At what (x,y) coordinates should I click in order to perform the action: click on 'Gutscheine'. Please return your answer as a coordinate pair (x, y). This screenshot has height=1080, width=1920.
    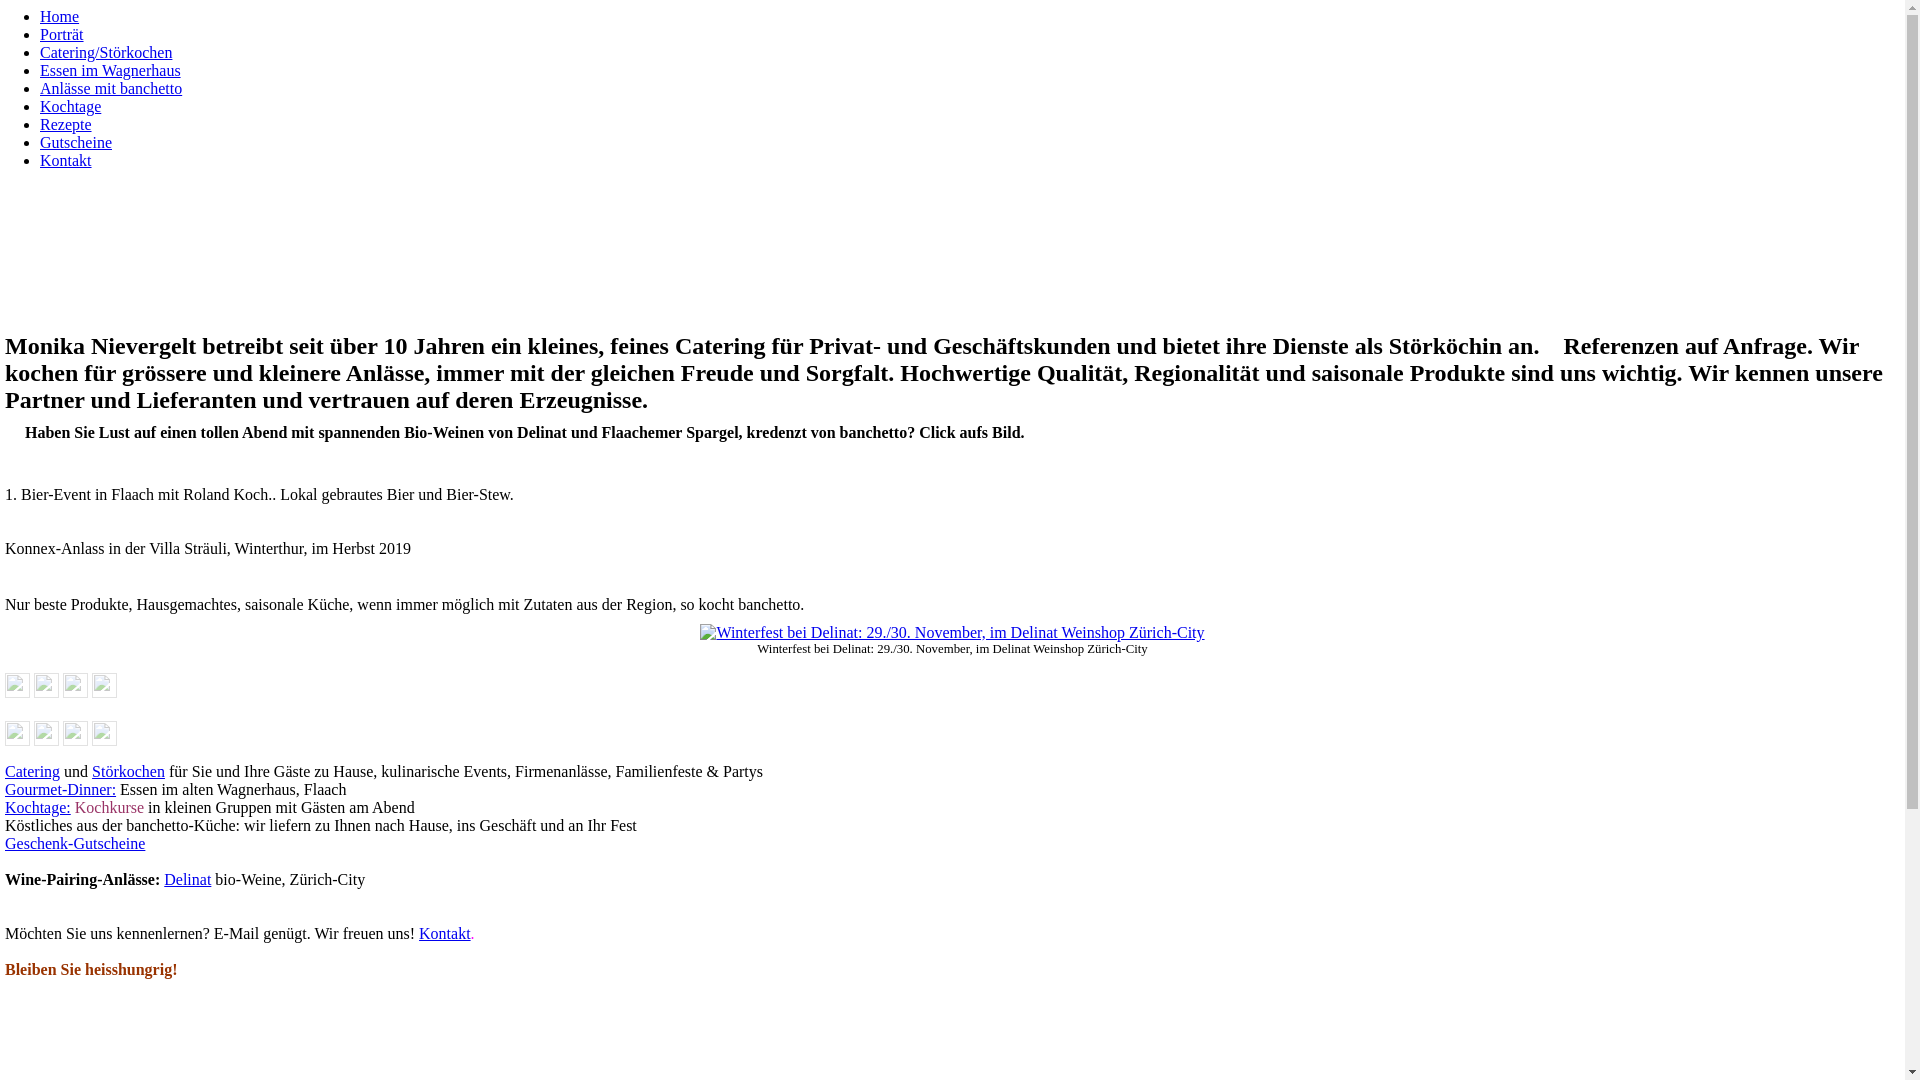
    Looking at the image, I should click on (76, 141).